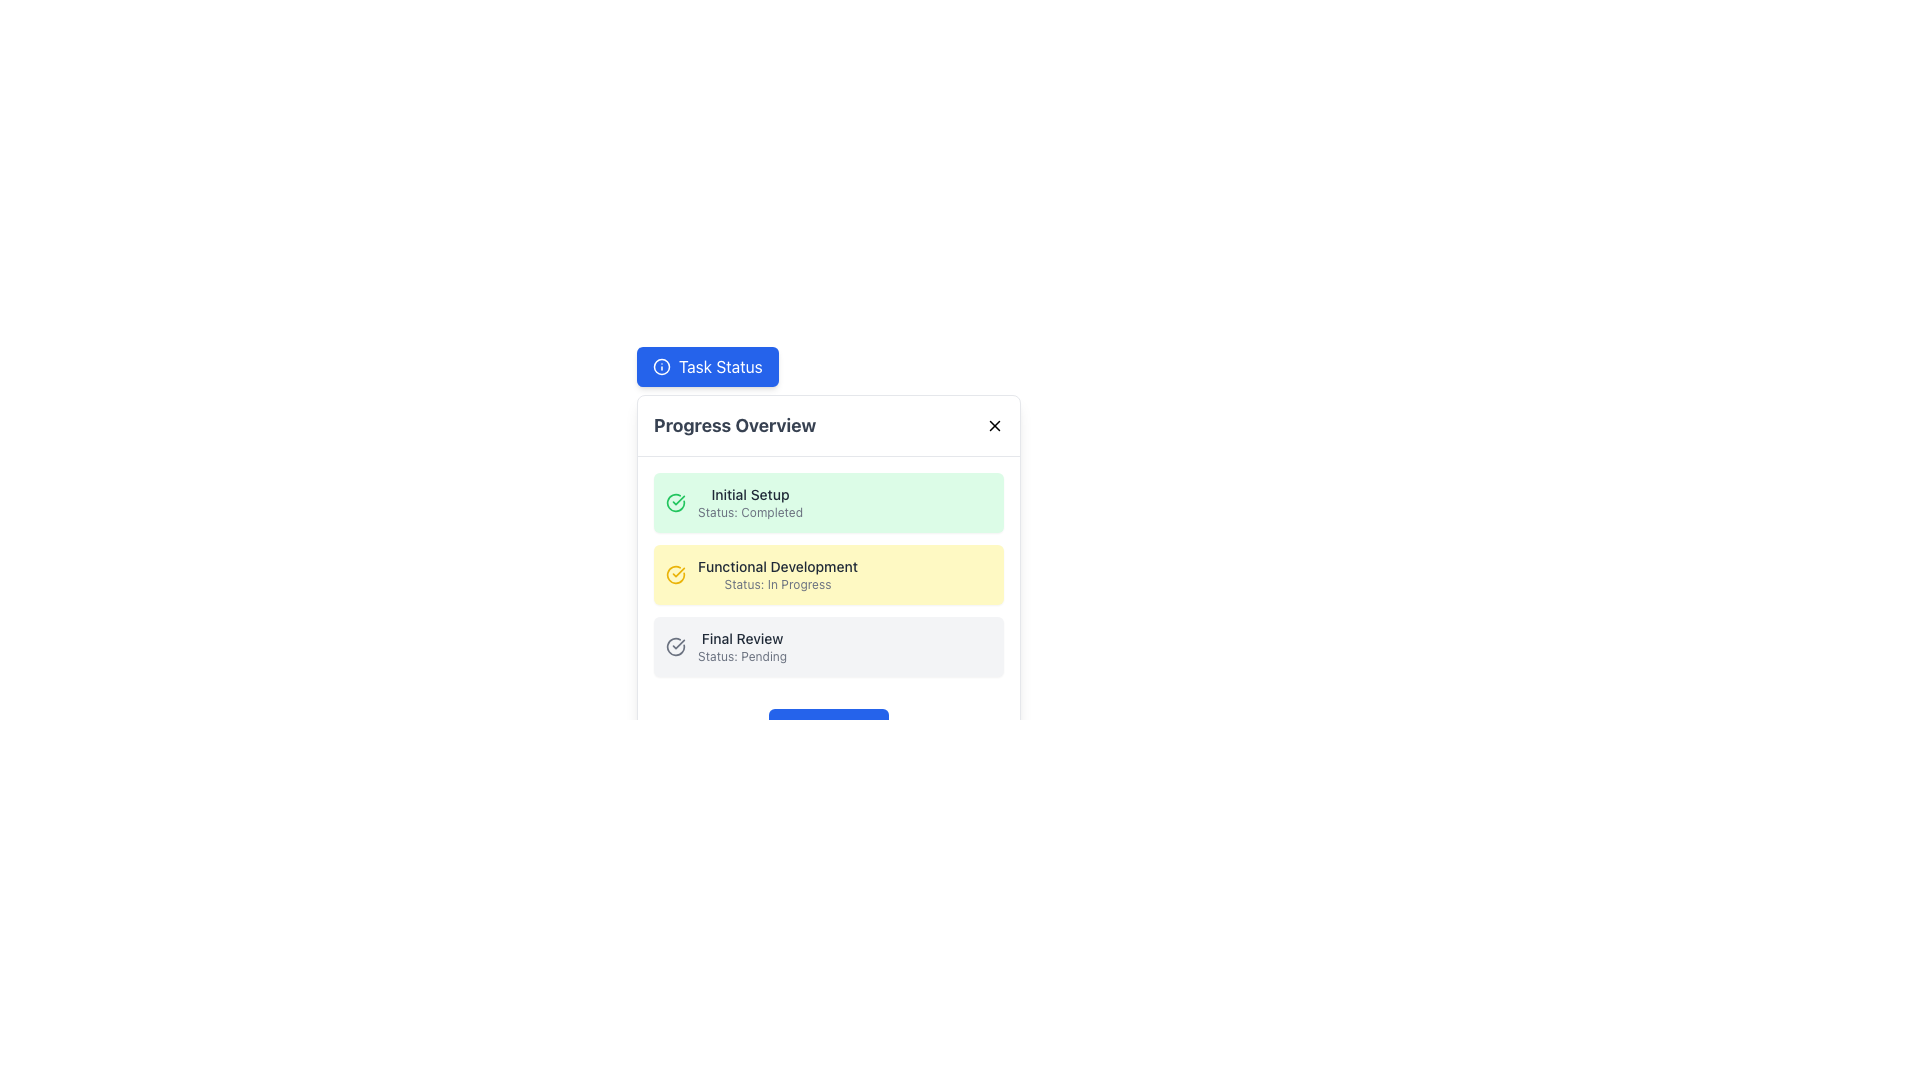 The image size is (1920, 1080). Describe the element at coordinates (776, 574) in the screenshot. I see `the 'Functional Development' text element with status 'In Progress' to focus on it` at that location.